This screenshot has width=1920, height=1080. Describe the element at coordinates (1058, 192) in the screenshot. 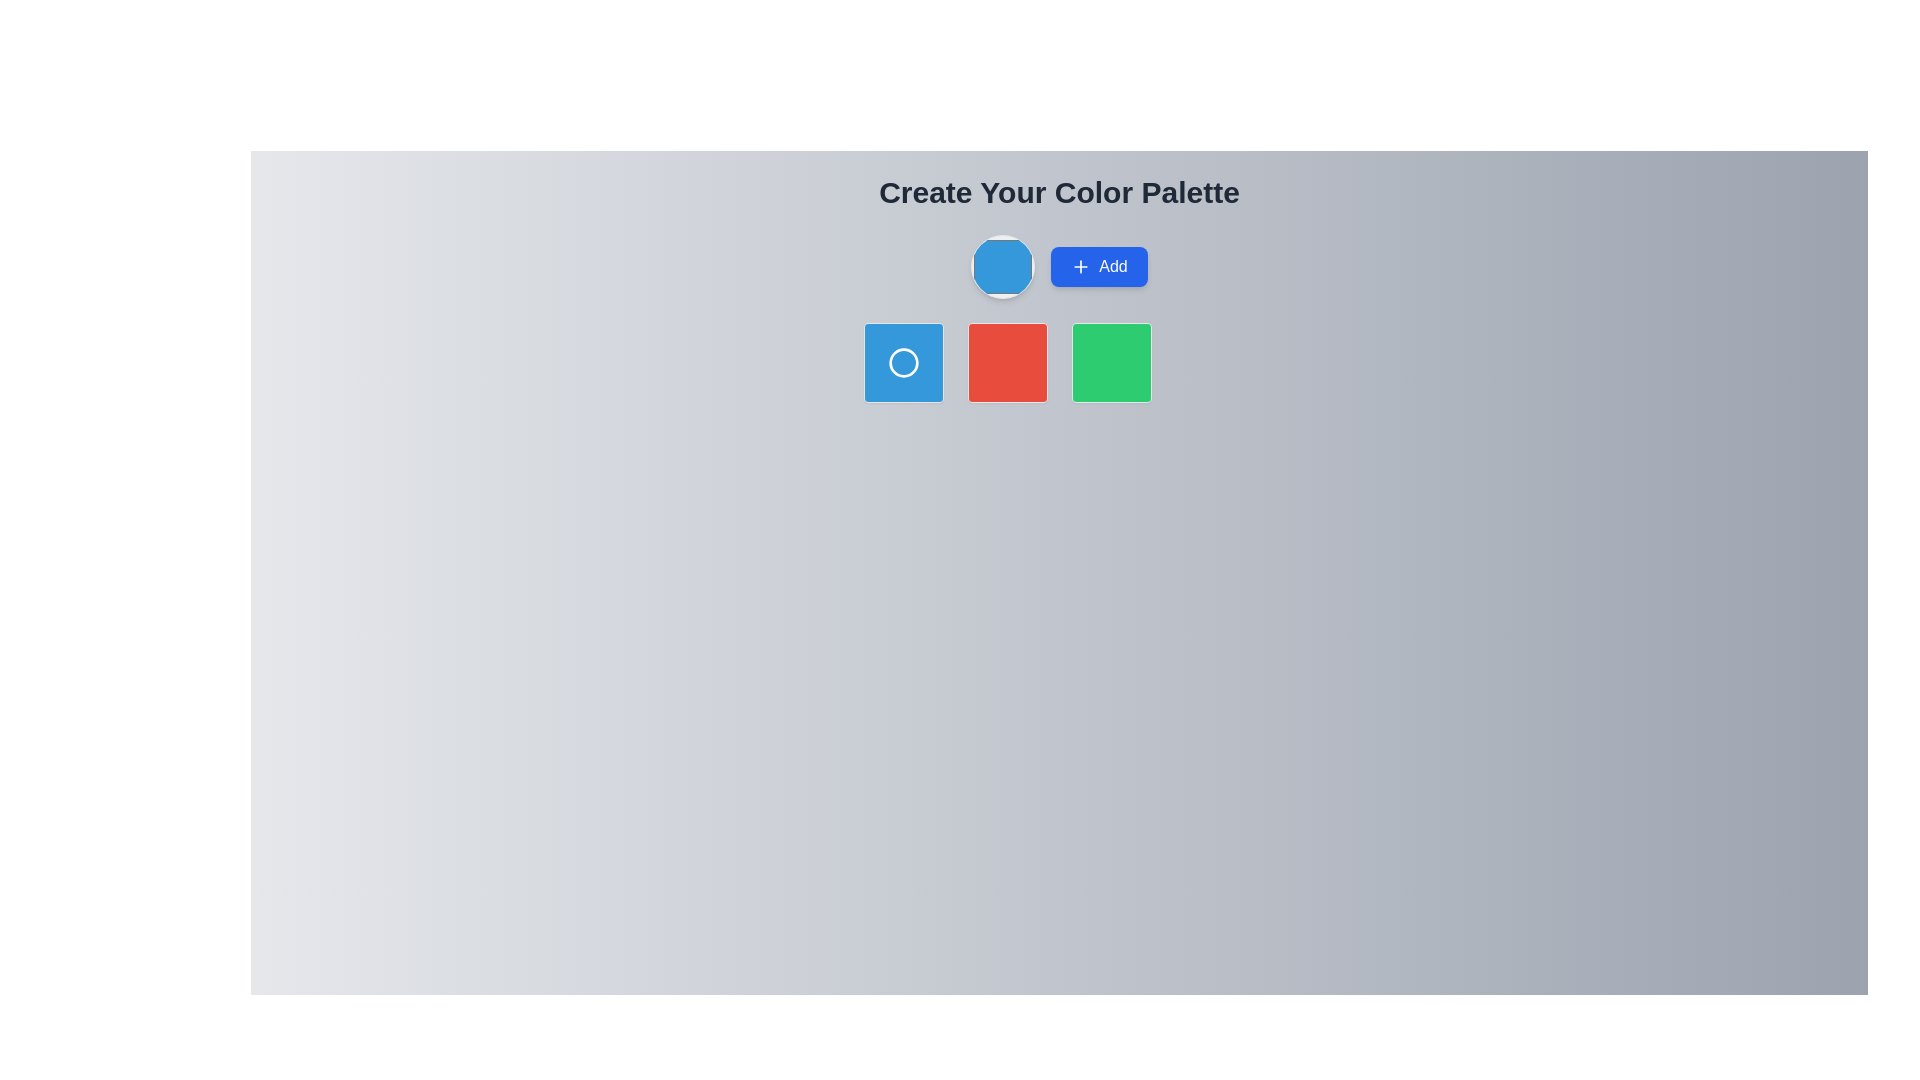

I see `the primary heading text label positioned centrally at the top of the interface, which indicates its main theme or purpose` at that location.